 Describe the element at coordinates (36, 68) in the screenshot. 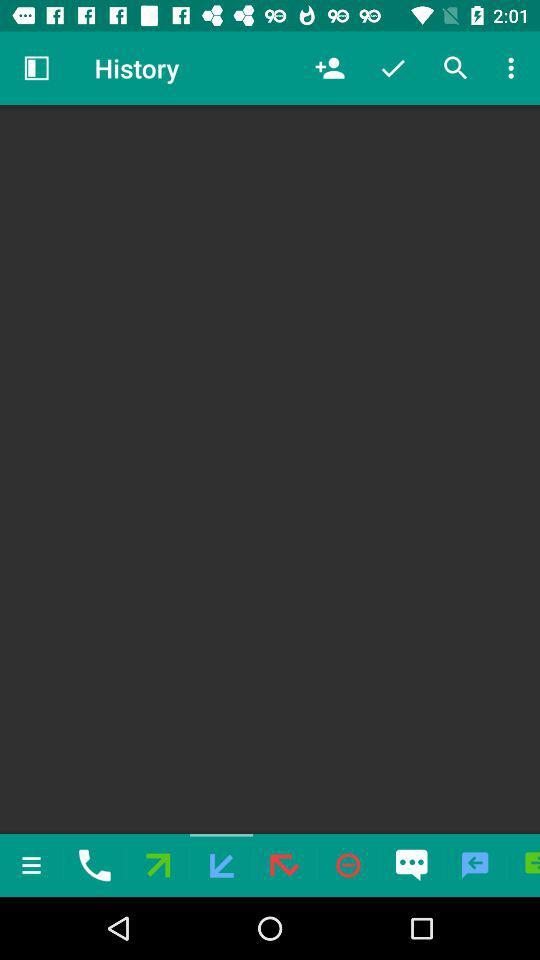

I see `the icon next to history item` at that location.